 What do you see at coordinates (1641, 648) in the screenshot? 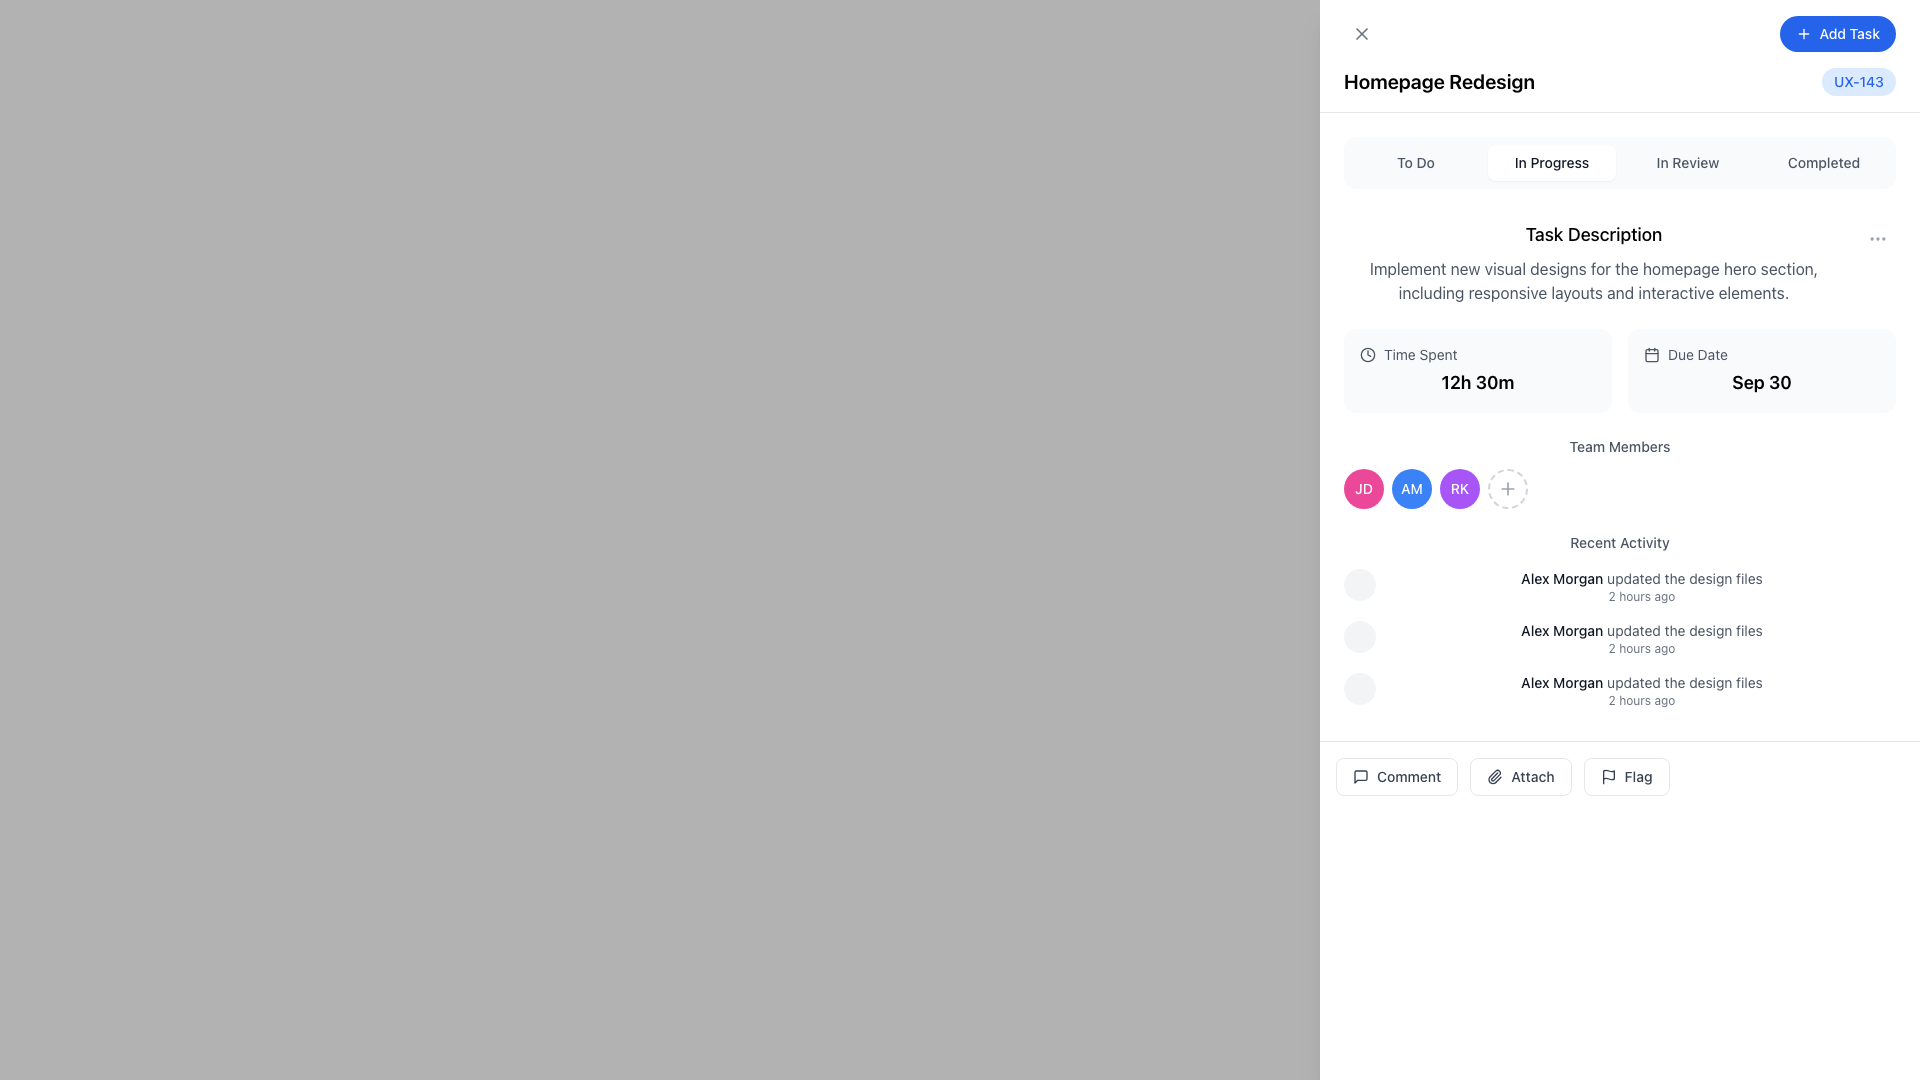
I see `the text label displaying '2 hours ago' in light gray color located in the 'Recent Activity' section, positioned under 'Alex Morgan updated the design files.'` at bounding box center [1641, 648].